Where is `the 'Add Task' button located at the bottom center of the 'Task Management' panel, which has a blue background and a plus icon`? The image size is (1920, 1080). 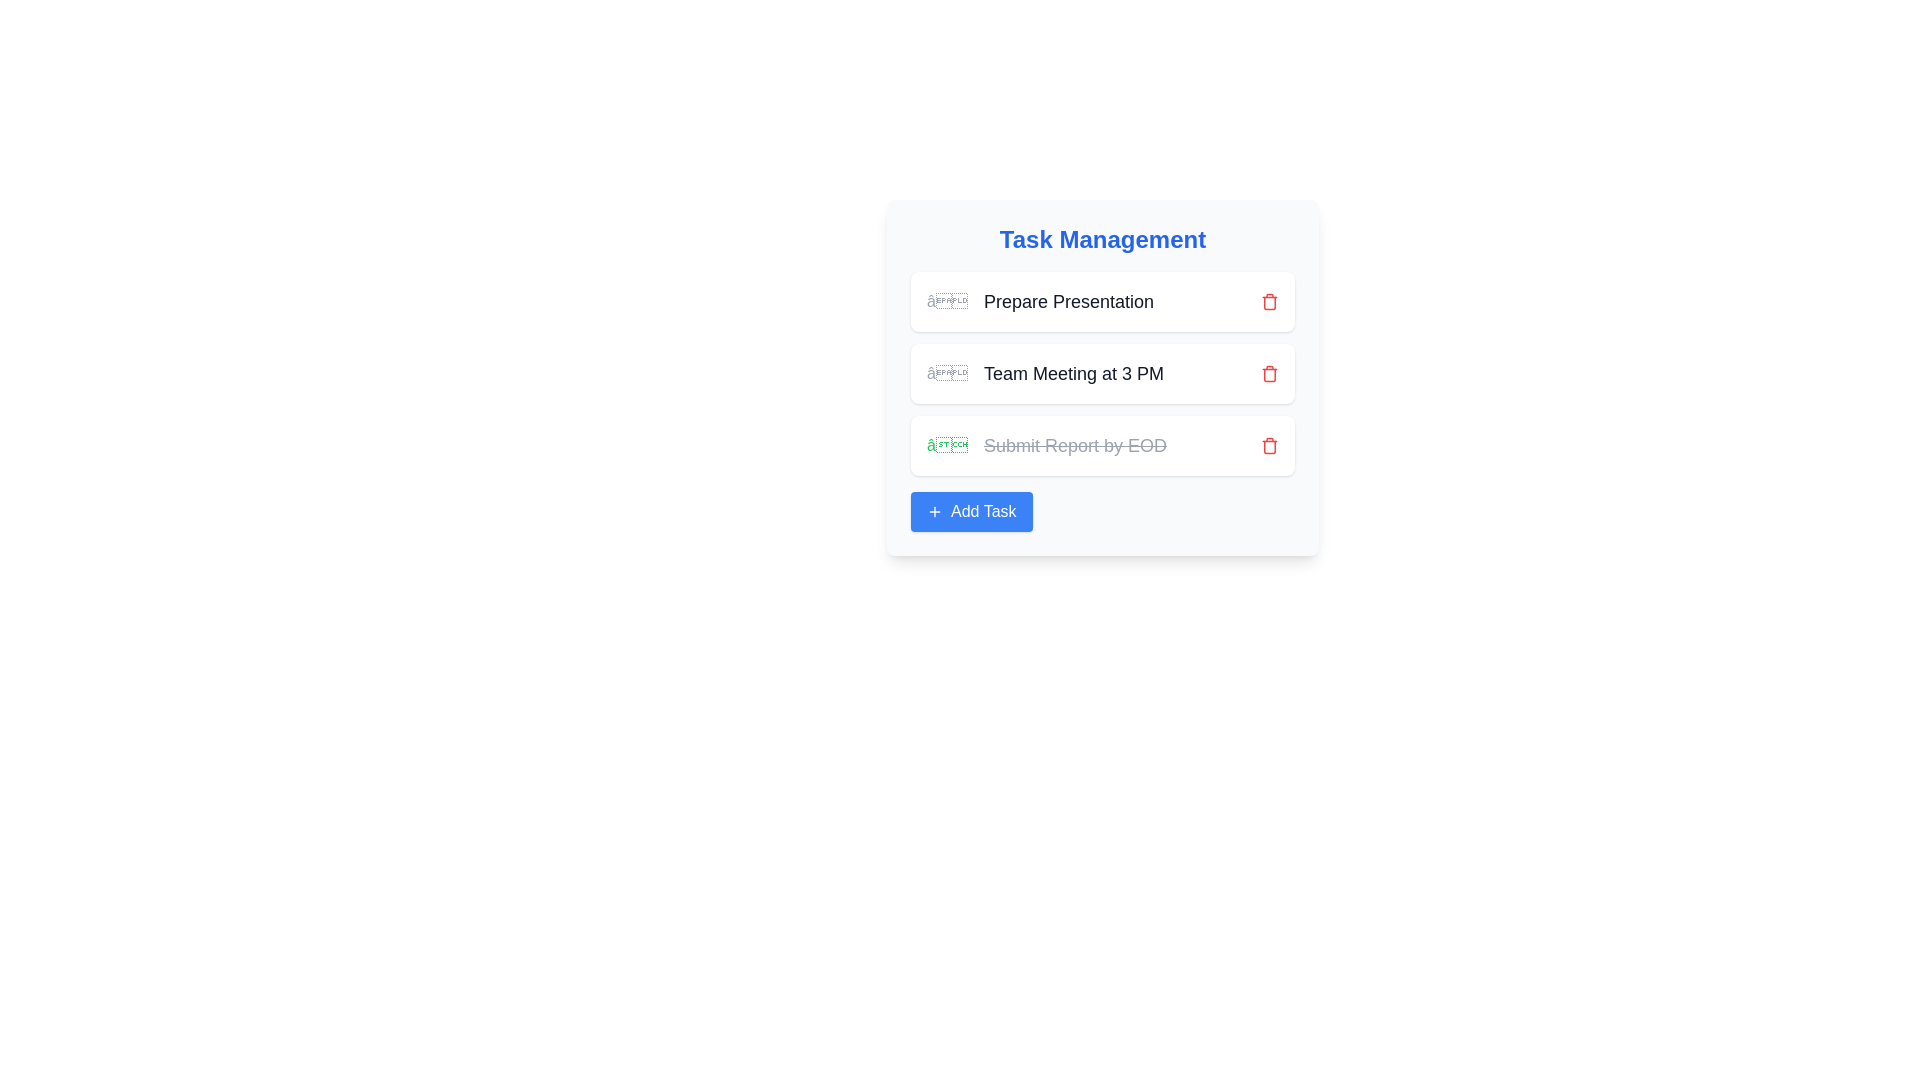 the 'Add Task' button located at the bottom center of the 'Task Management' panel, which has a blue background and a plus icon is located at coordinates (971, 511).